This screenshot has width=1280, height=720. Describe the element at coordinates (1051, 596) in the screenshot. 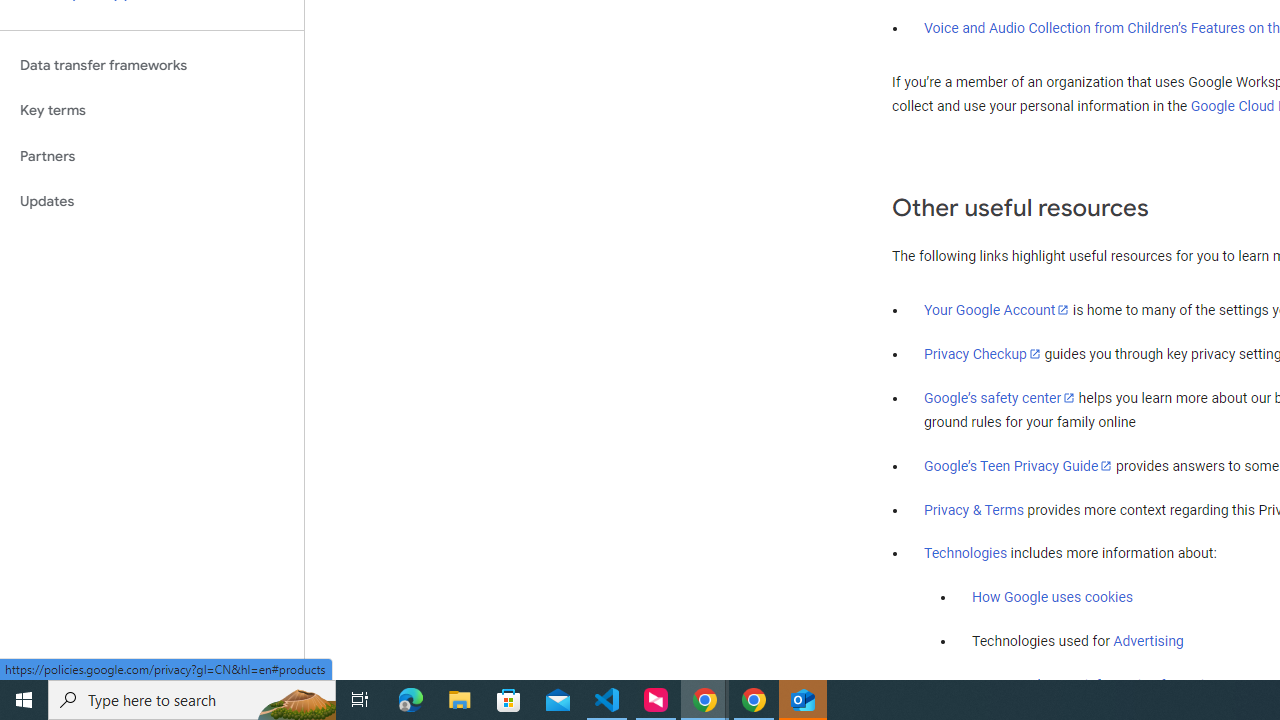

I see `'How Google uses cookies'` at that location.